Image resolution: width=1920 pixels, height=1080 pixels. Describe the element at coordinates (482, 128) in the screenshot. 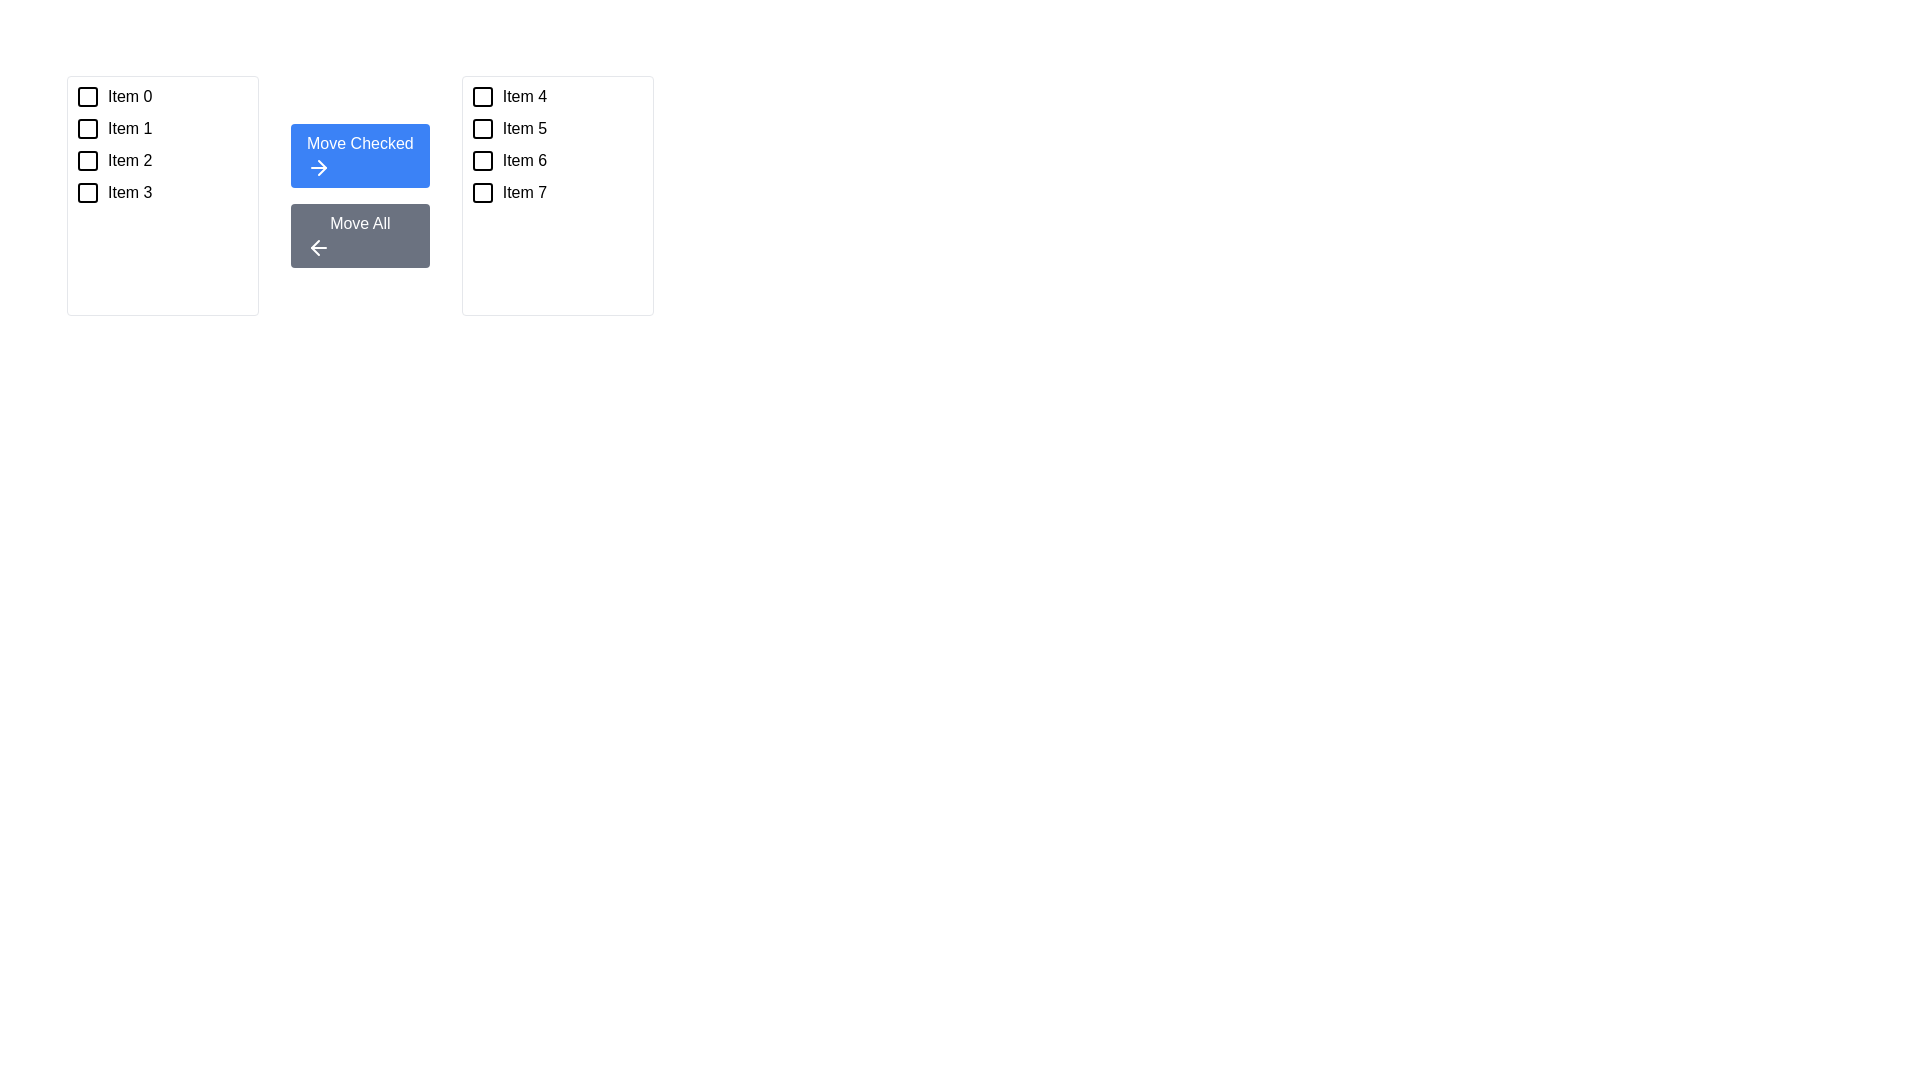

I see `the checkbox for 'Item 5'` at that location.